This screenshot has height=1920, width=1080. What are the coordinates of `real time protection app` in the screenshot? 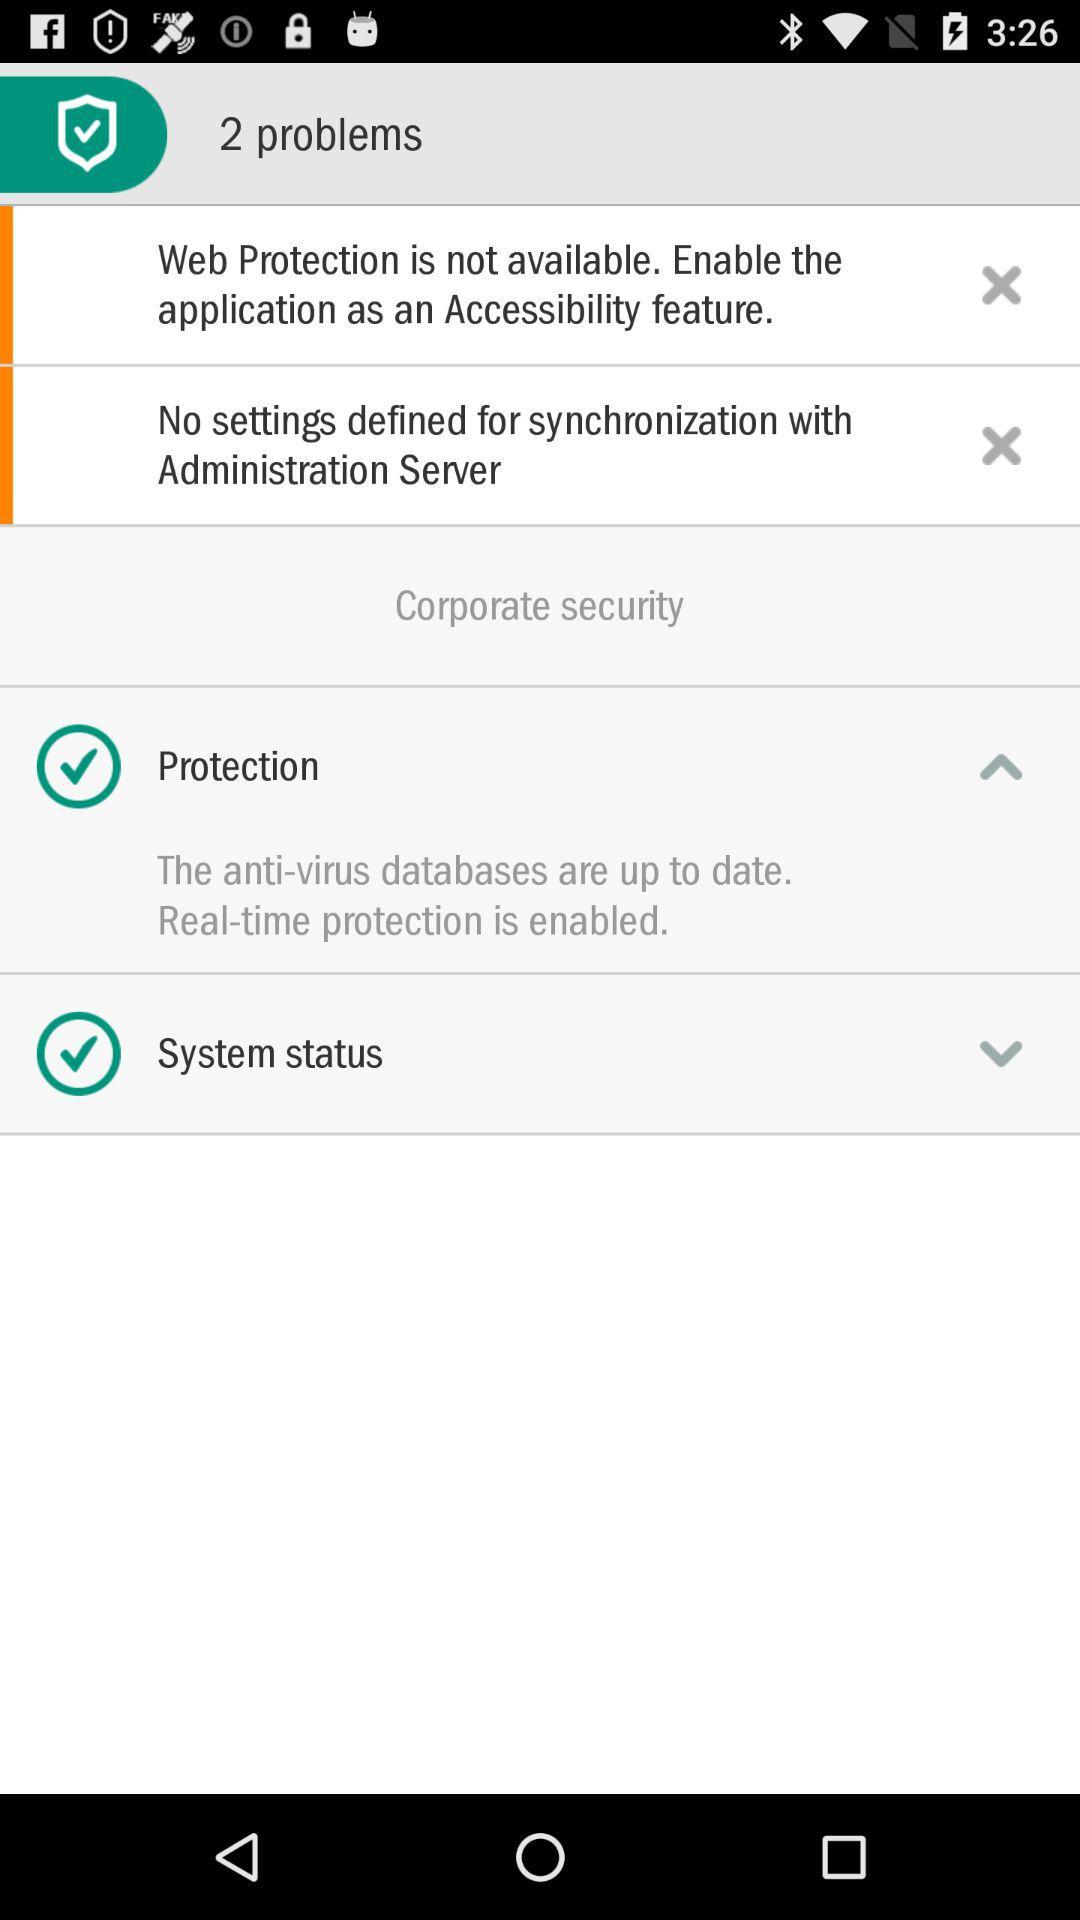 It's located at (540, 919).